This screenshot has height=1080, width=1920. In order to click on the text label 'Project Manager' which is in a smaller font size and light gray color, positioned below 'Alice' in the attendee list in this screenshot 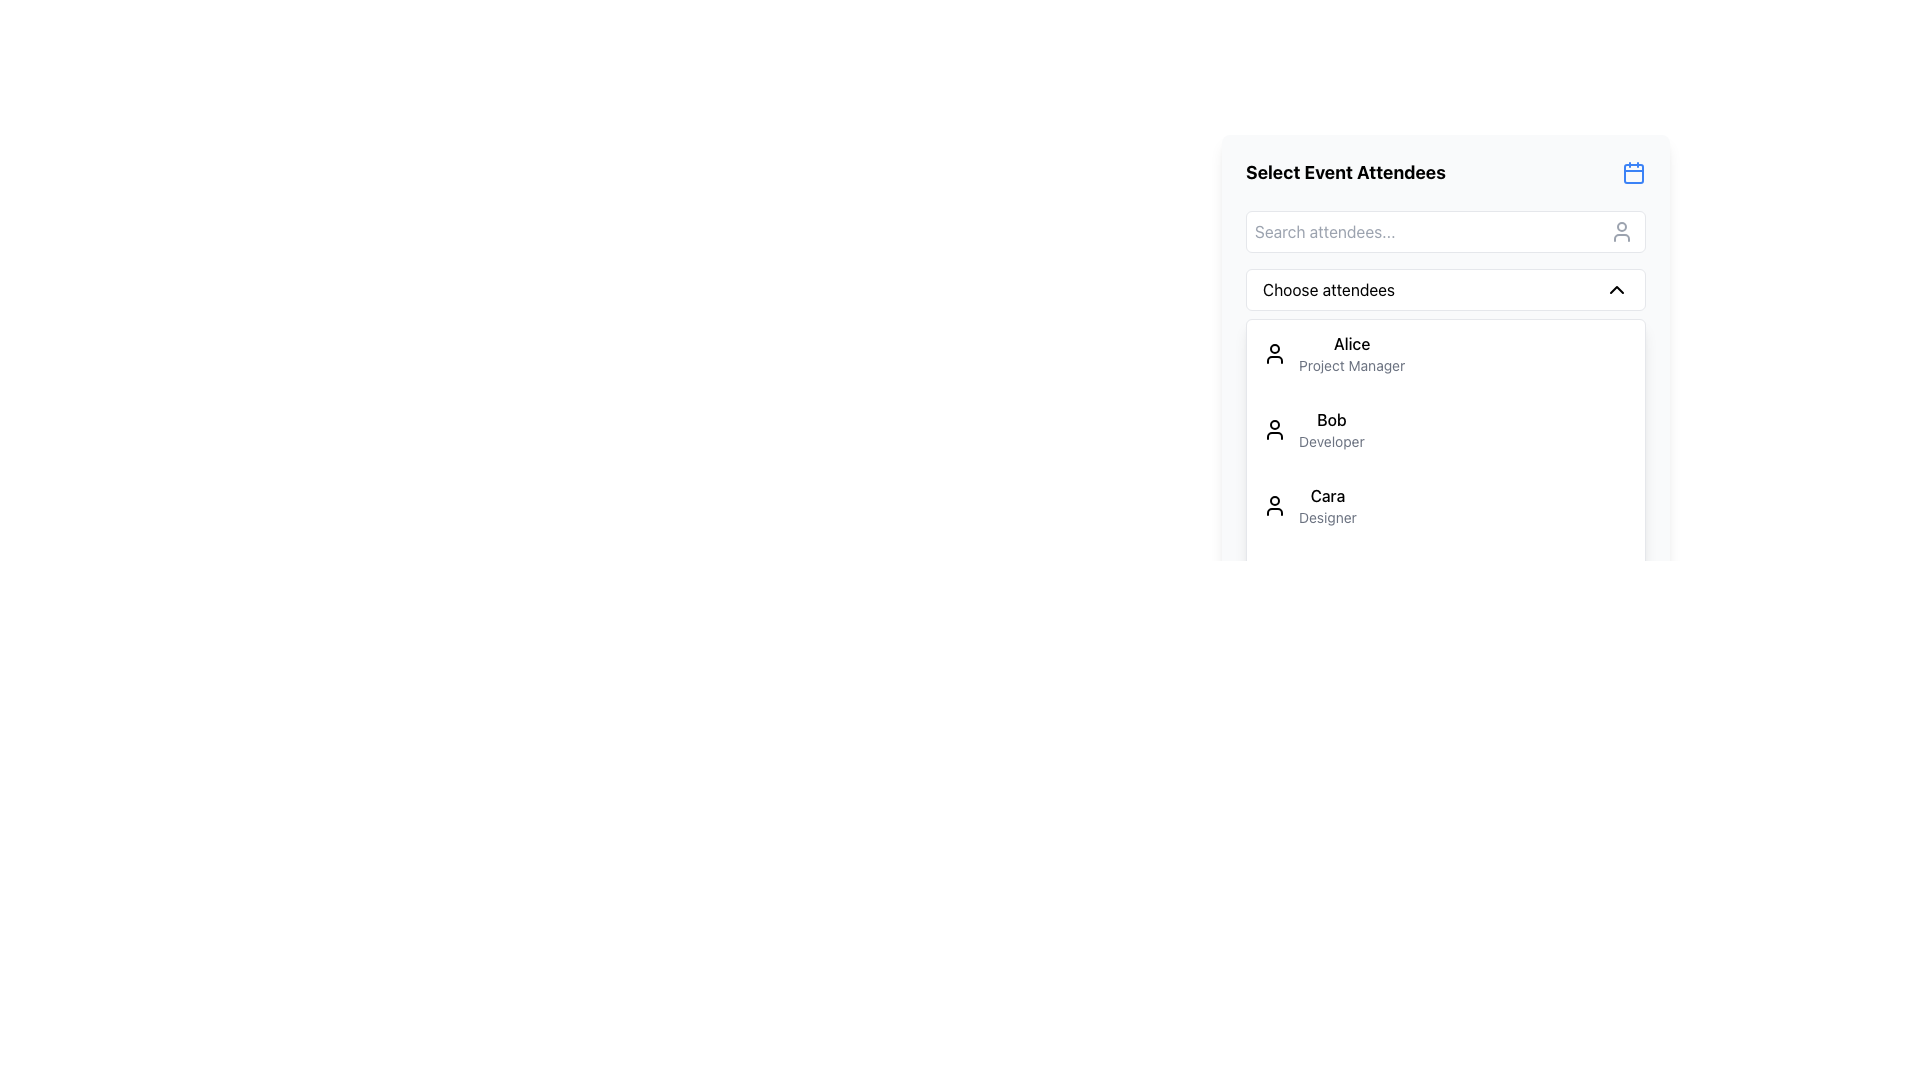, I will do `click(1352, 366)`.